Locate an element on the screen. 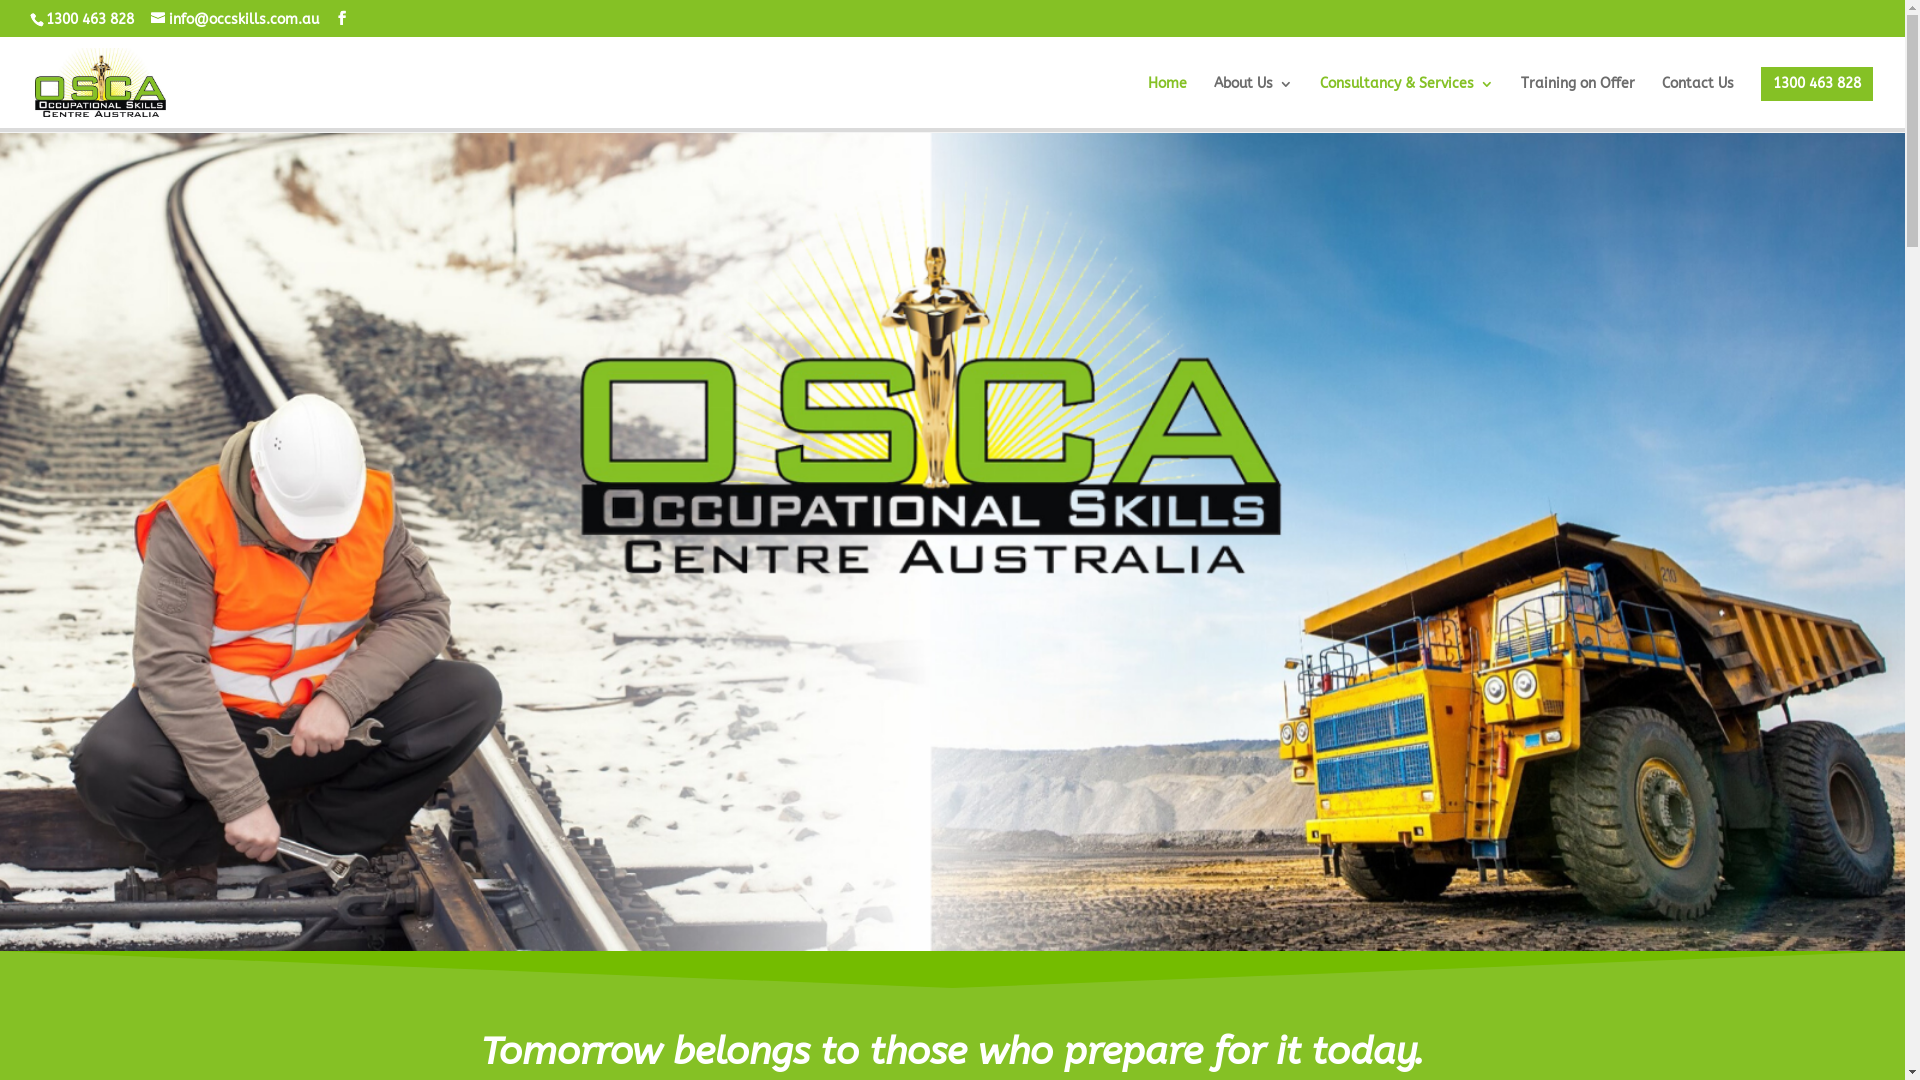 The width and height of the screenshot is (1920, 1080). 'About Us' is located at coordinates (1252, 99).